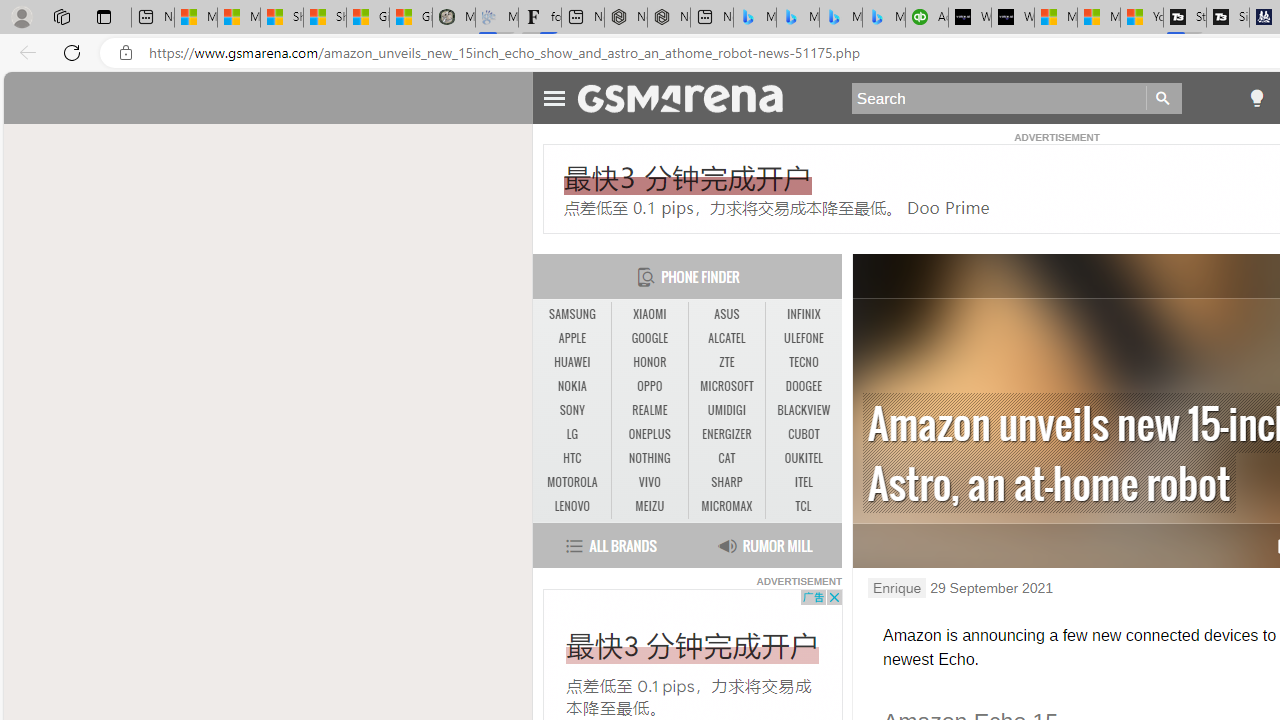  I want to click on 'XIAOMI', so click(649, 314).